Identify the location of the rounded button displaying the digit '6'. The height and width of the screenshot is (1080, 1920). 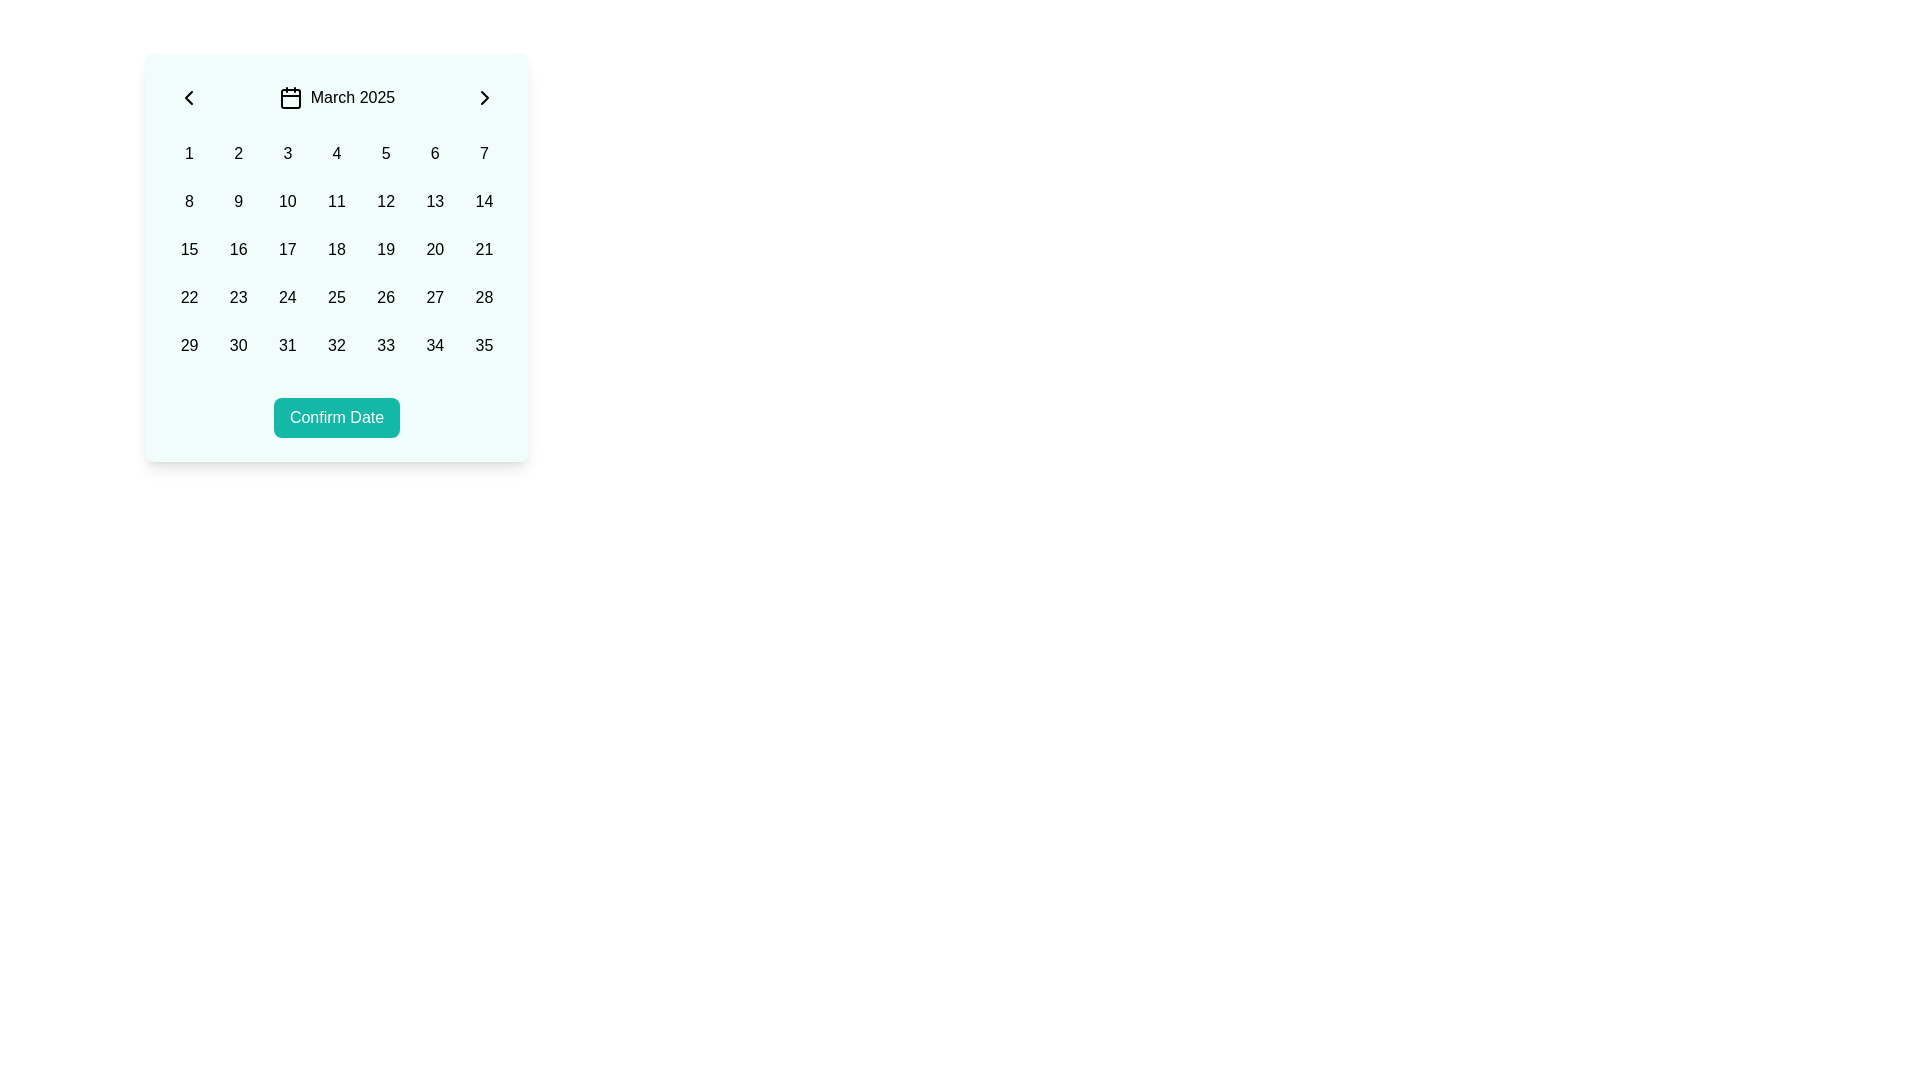
(434, 153).